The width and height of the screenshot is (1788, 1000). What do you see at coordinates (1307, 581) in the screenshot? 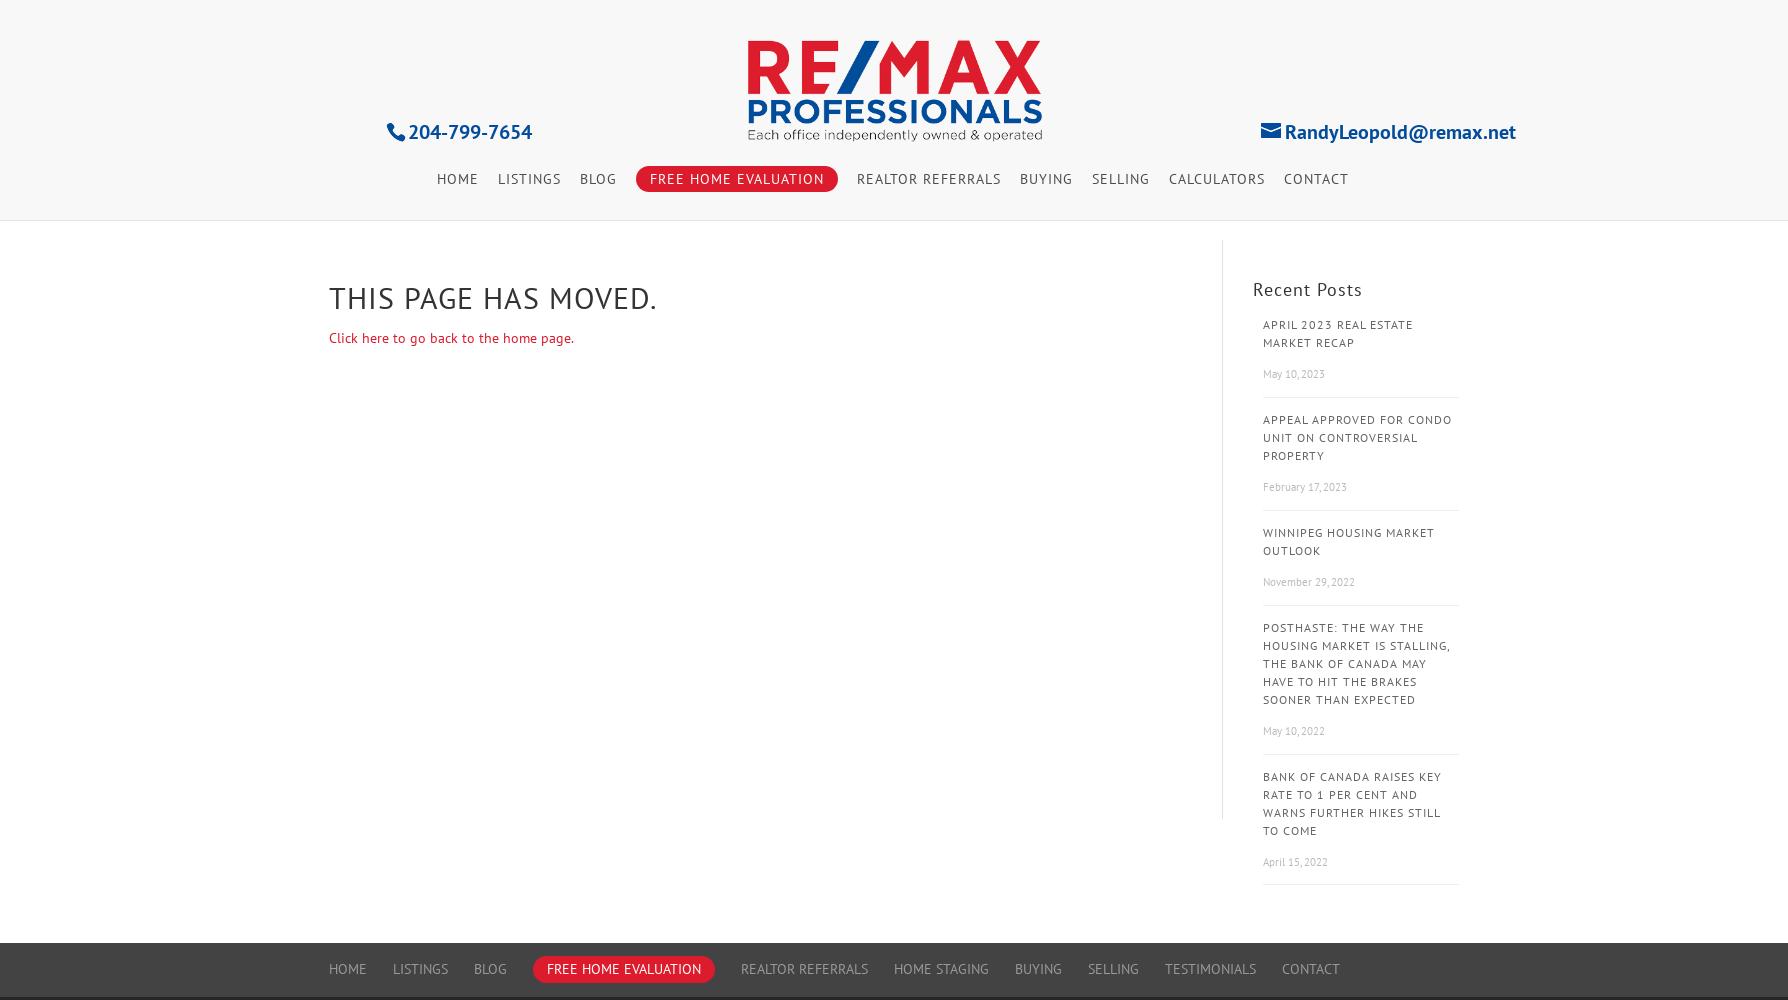
I see `'November 29, 2022'` at bounding box center [1307, 581].